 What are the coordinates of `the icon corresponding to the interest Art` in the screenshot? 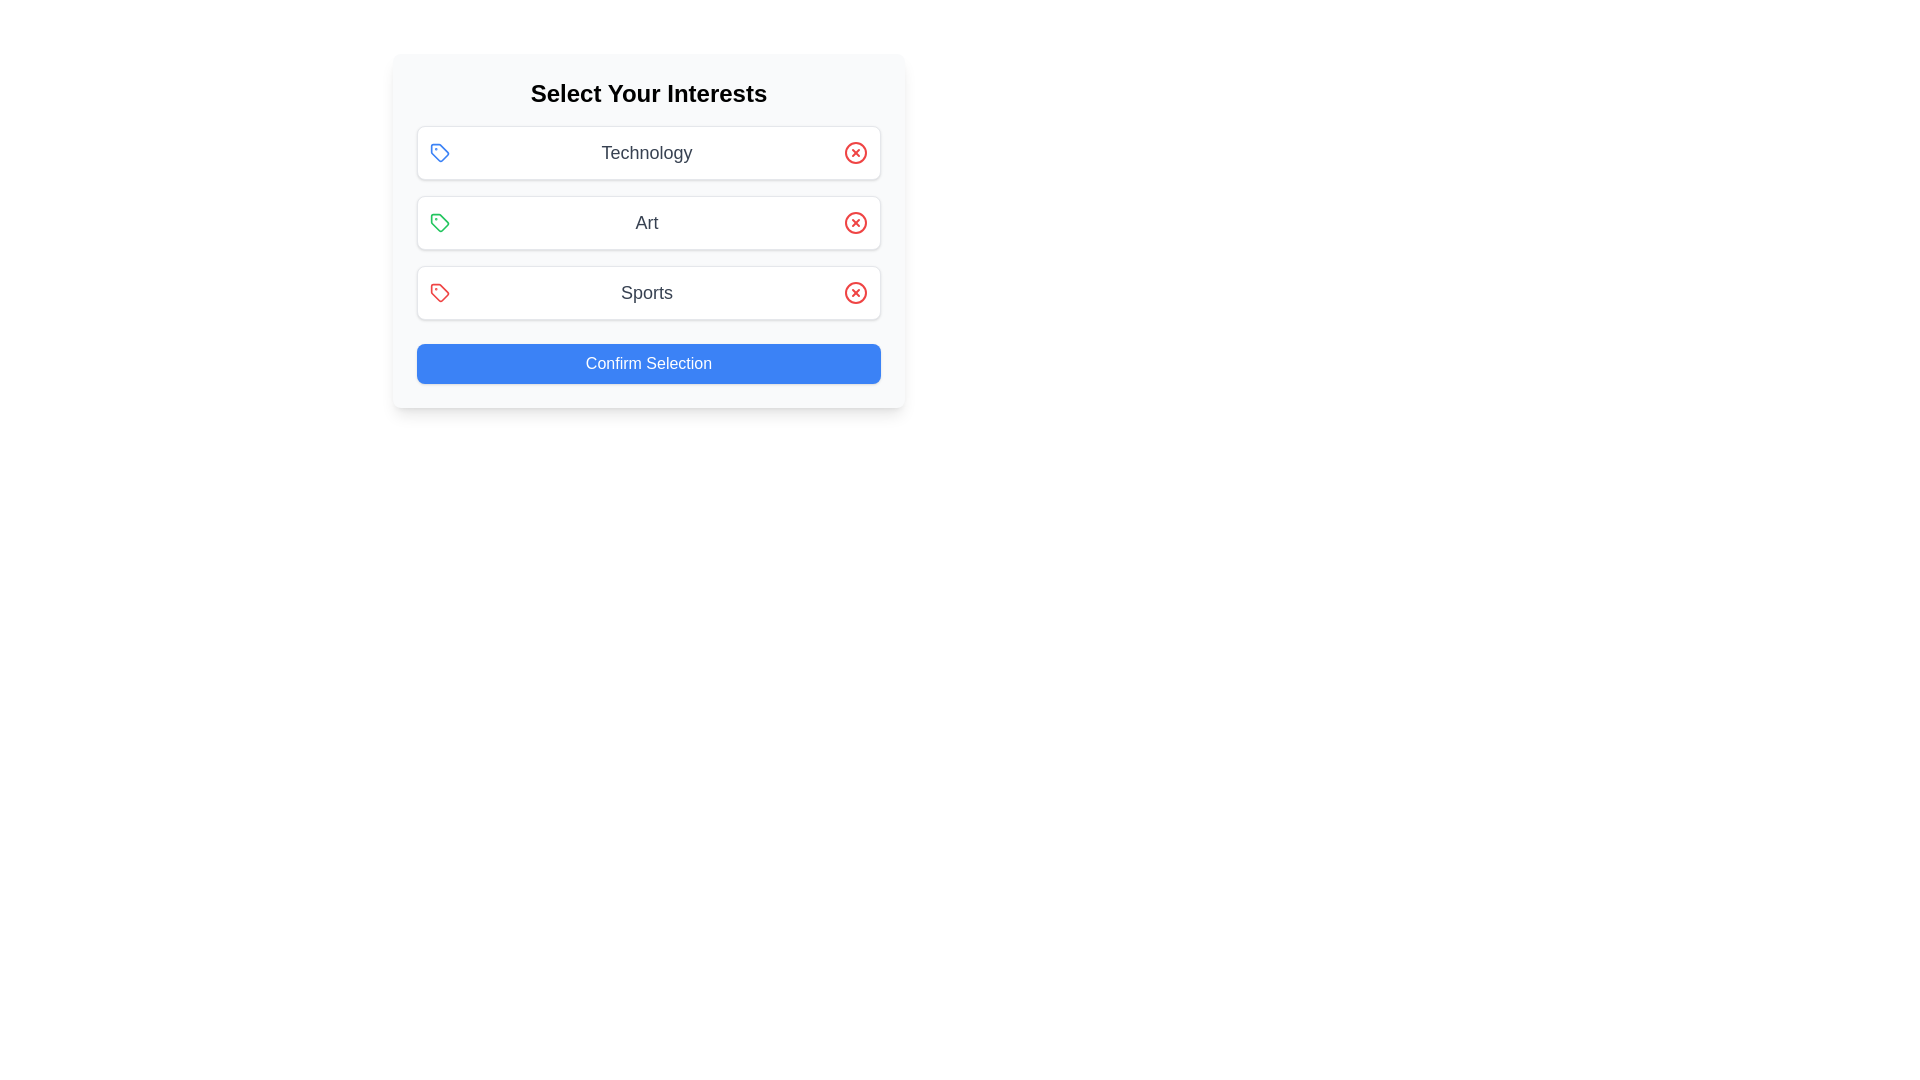 It's located at (439, 223).